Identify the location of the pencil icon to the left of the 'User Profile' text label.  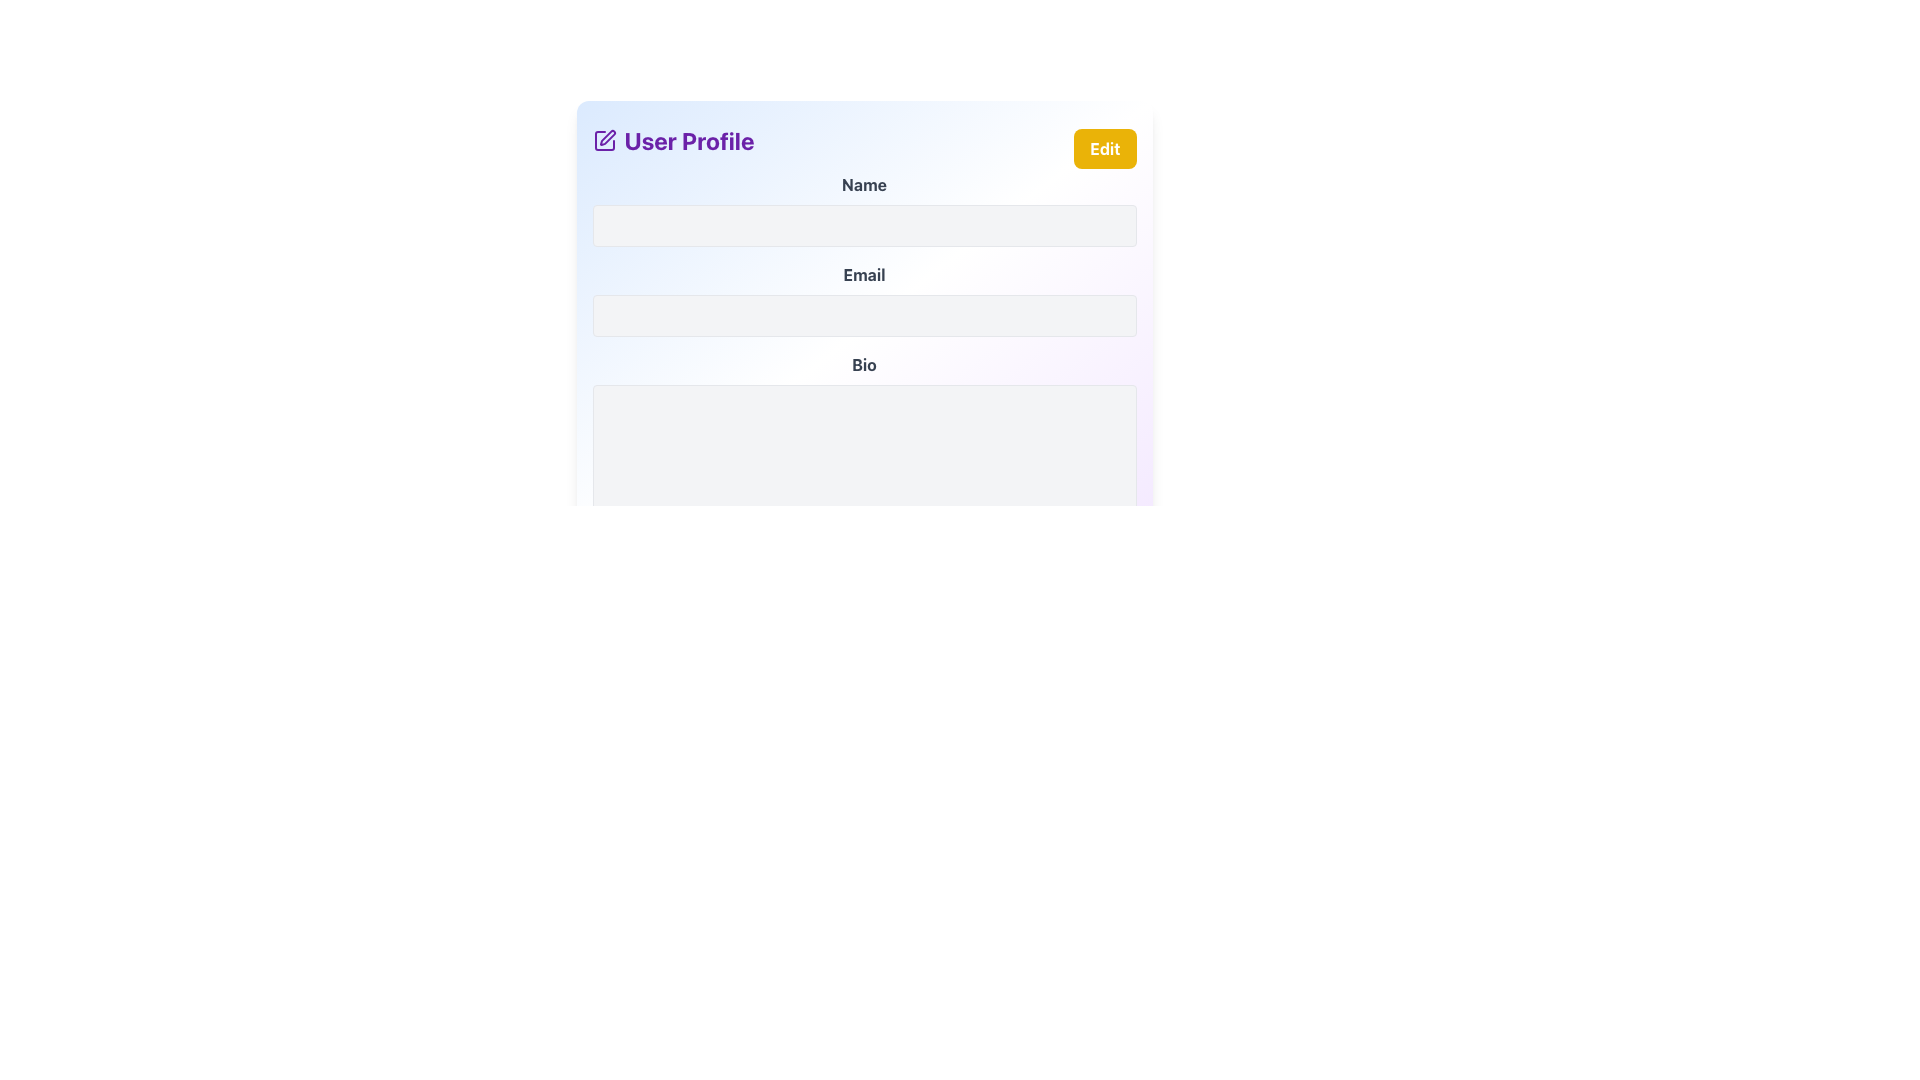
(603, 140).